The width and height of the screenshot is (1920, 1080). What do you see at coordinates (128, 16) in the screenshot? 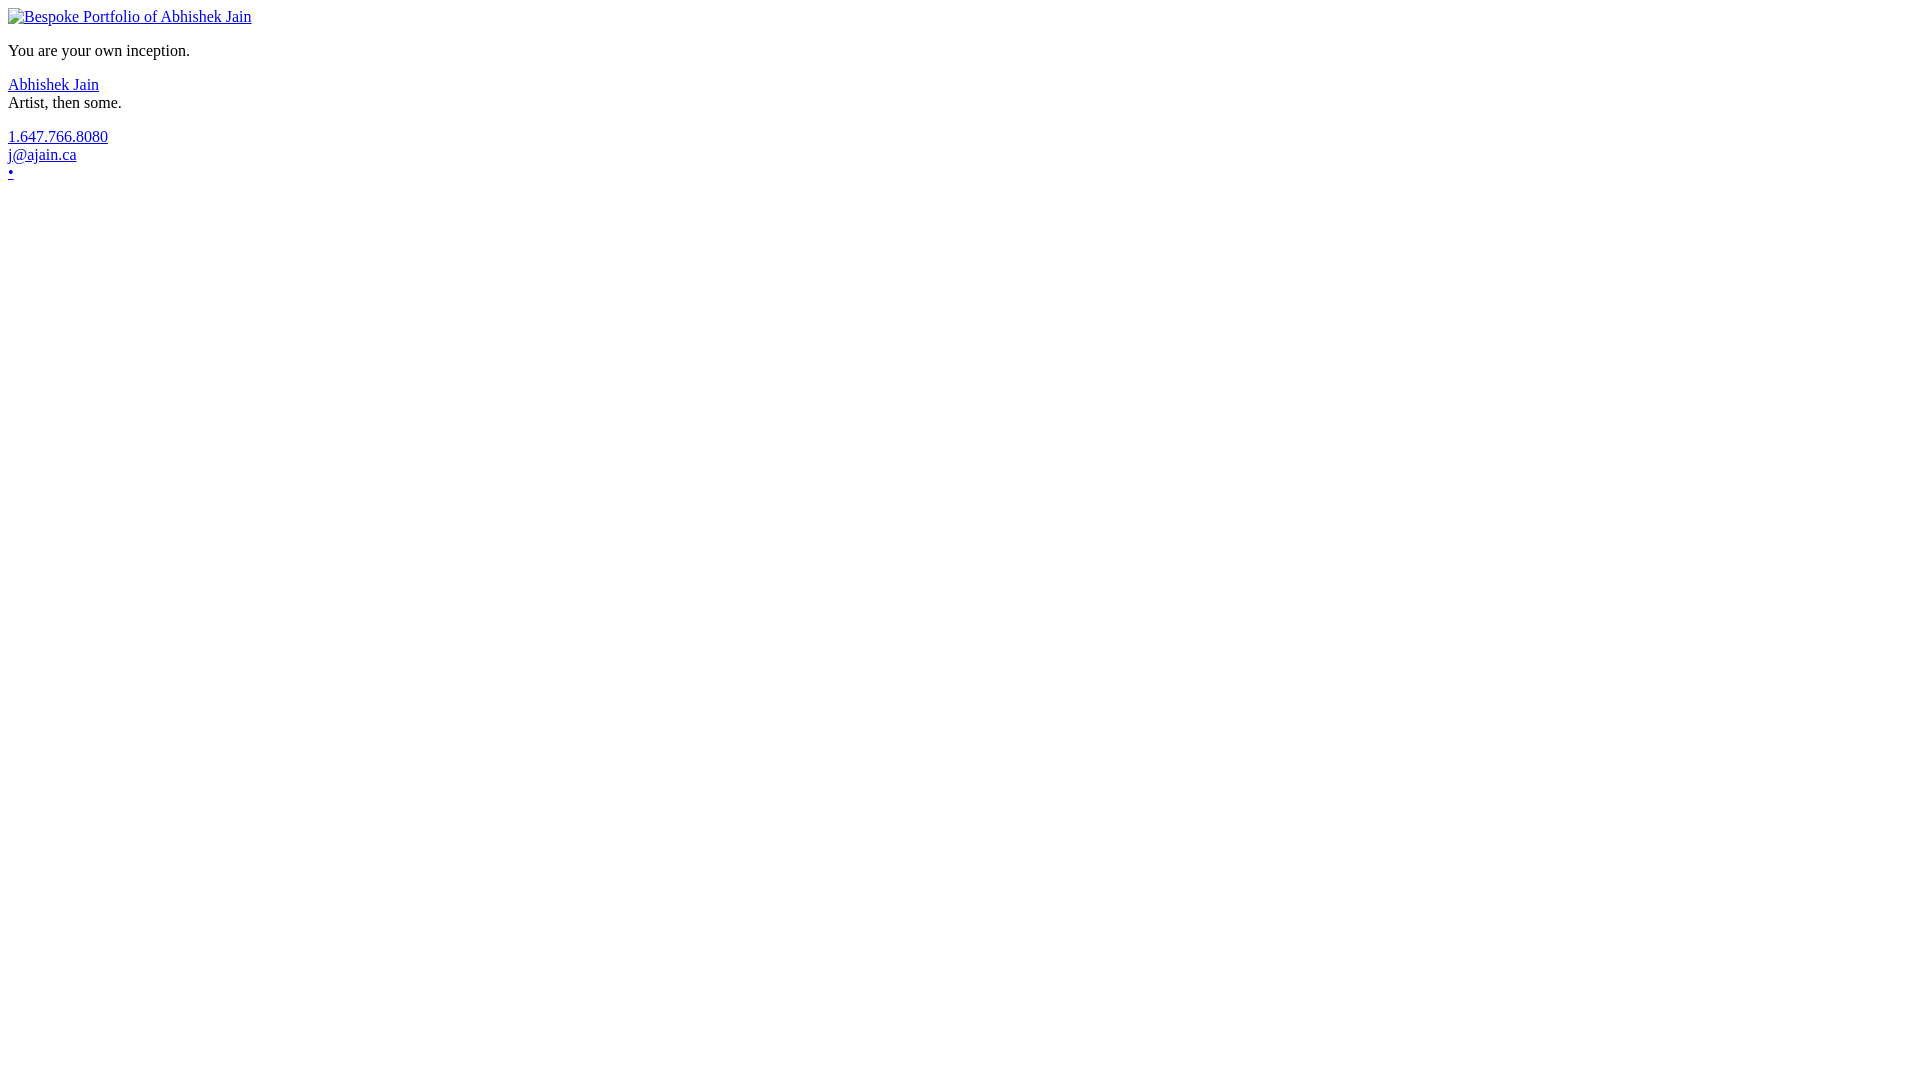
I see `'The Portfolio'` at bounding box center [128, 16].